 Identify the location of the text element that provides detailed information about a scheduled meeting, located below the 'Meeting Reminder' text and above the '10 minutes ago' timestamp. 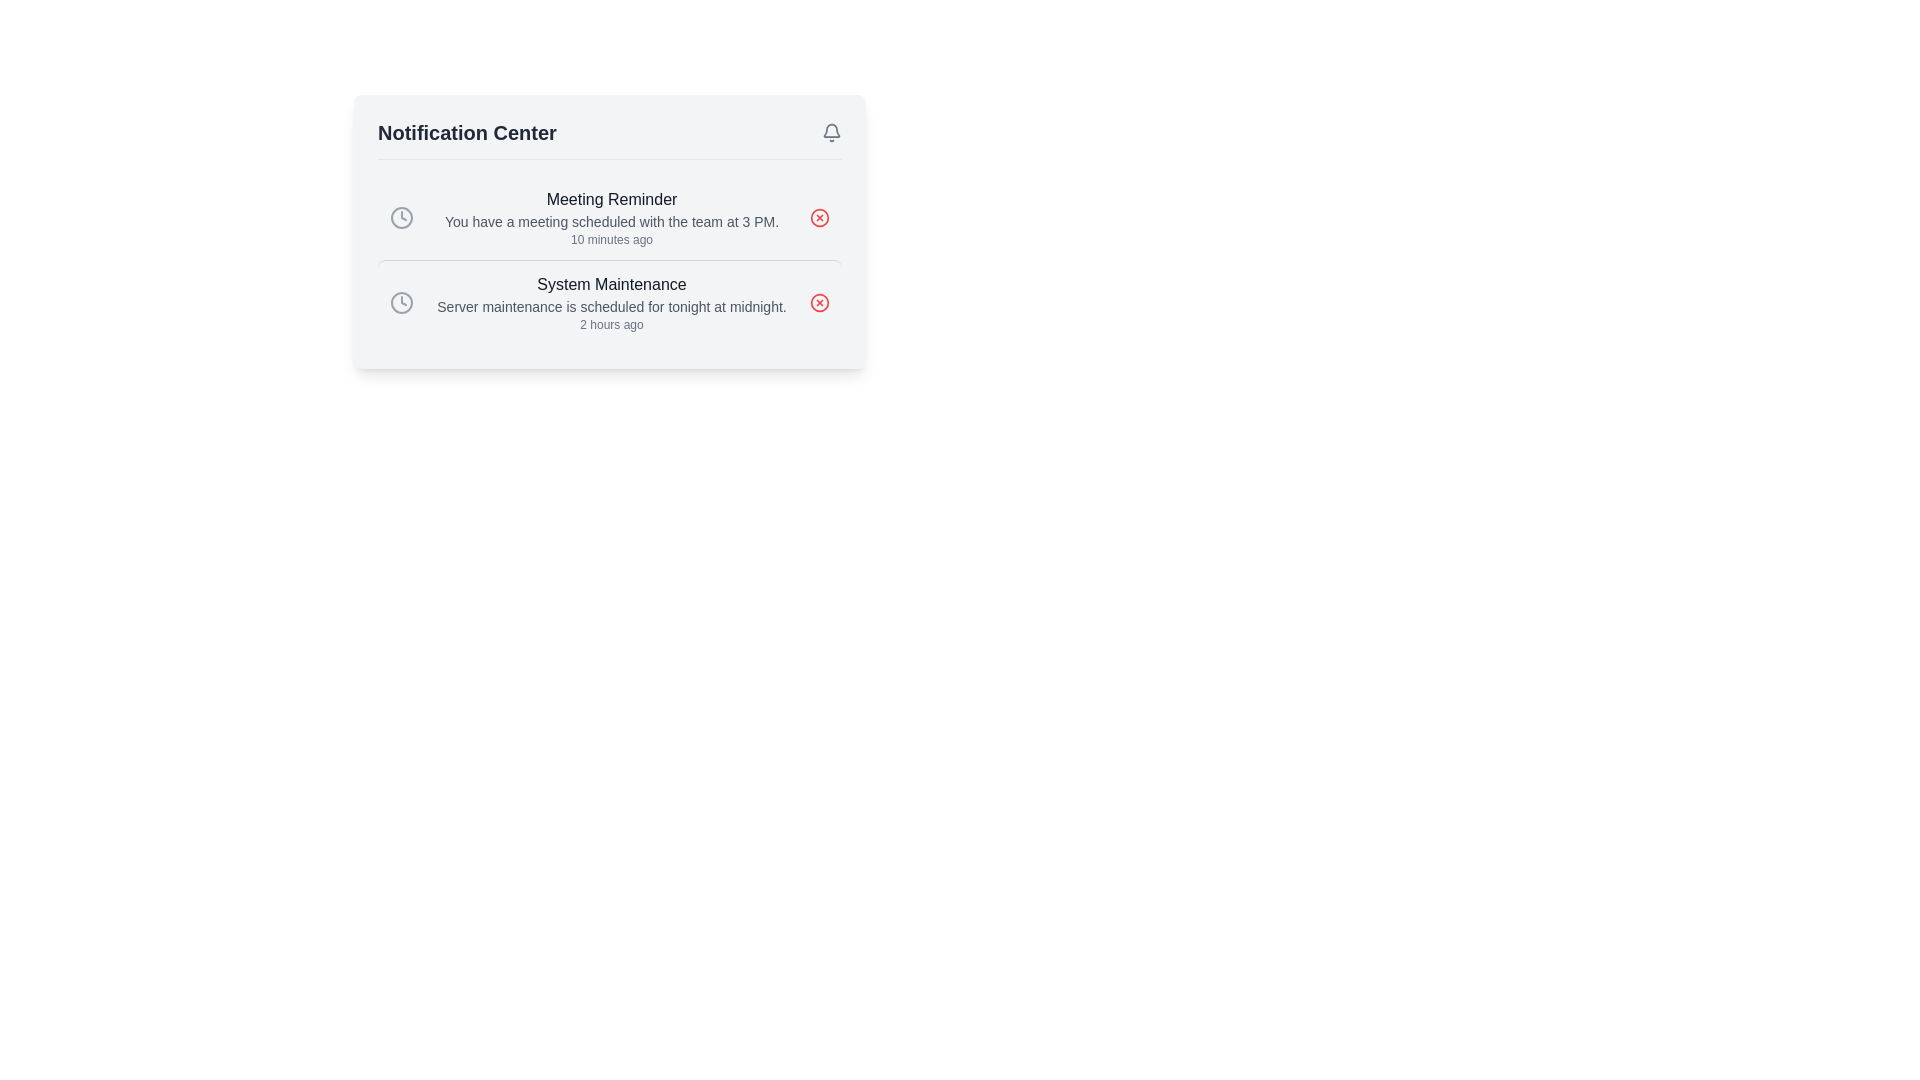
(610, 222).